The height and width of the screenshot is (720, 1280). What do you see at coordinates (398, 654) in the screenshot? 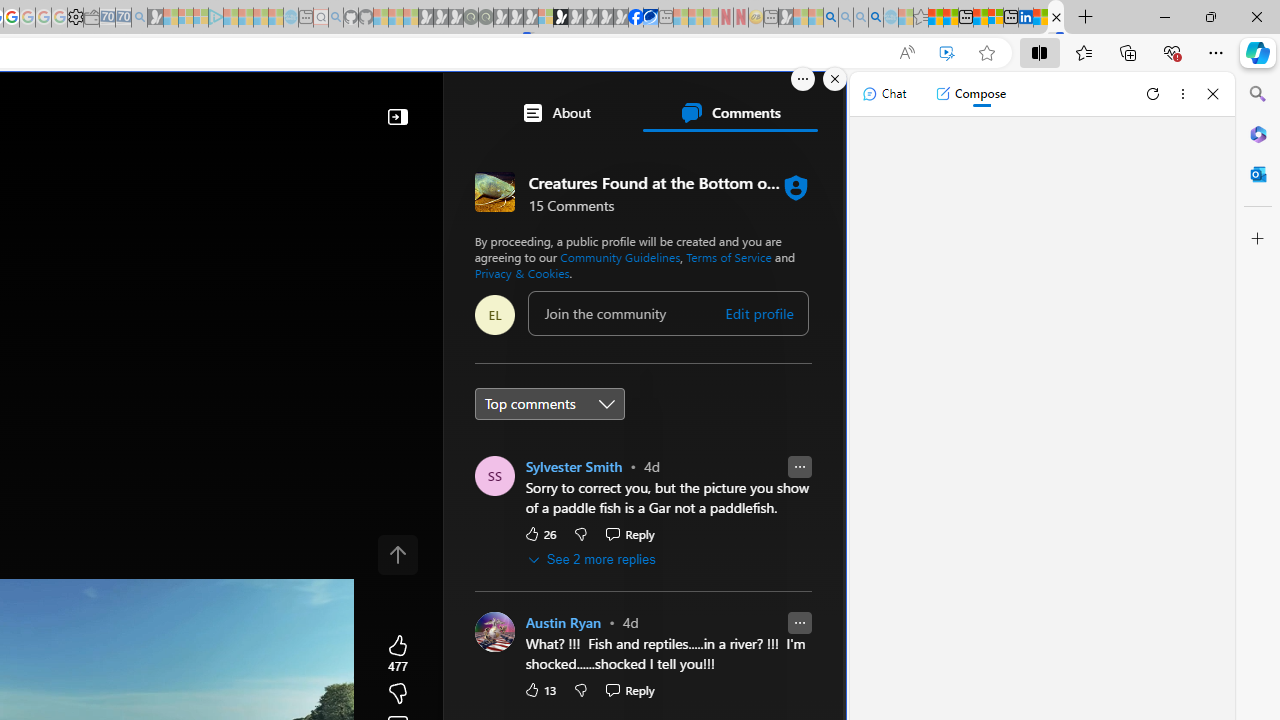
I see `'477 Like'` at bounding box center [398, 654].